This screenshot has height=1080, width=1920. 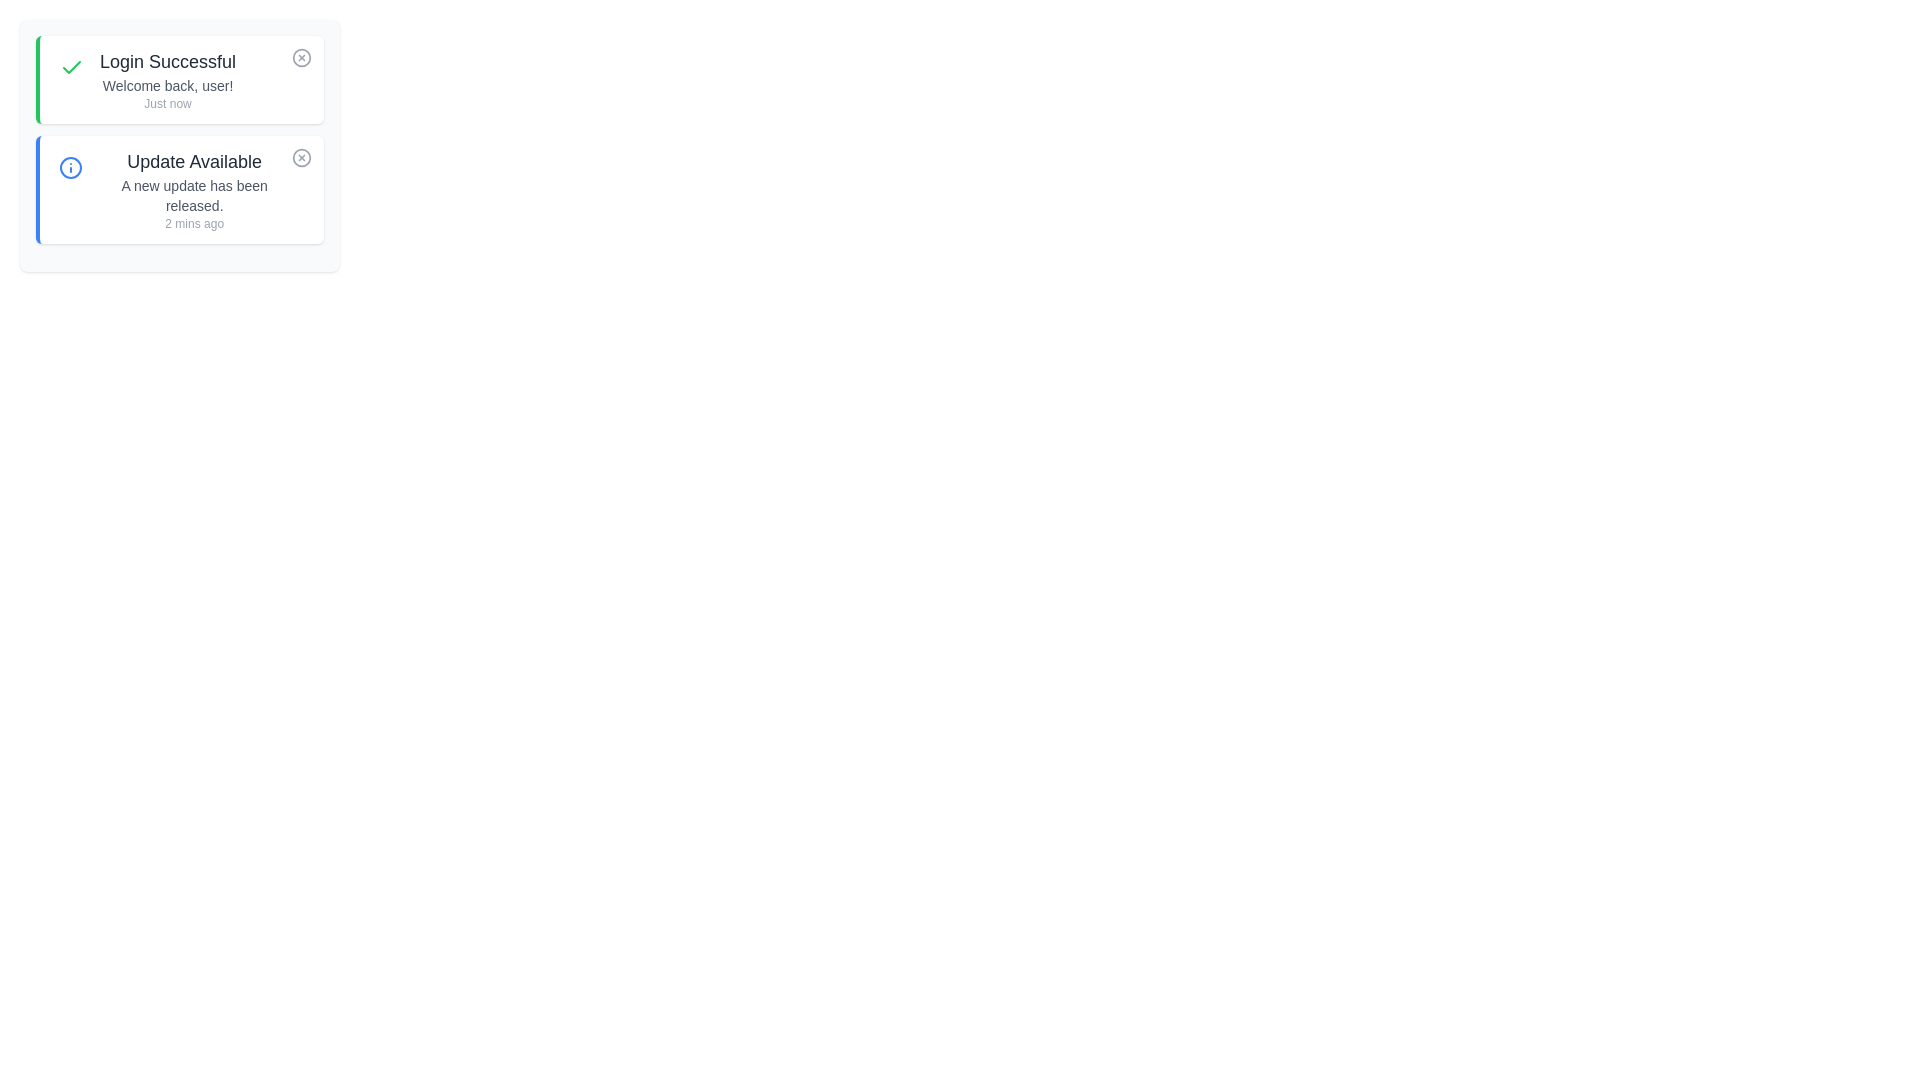 I want to click on the SVG circle element representing the dismiss action, so click(x=301, y=56).